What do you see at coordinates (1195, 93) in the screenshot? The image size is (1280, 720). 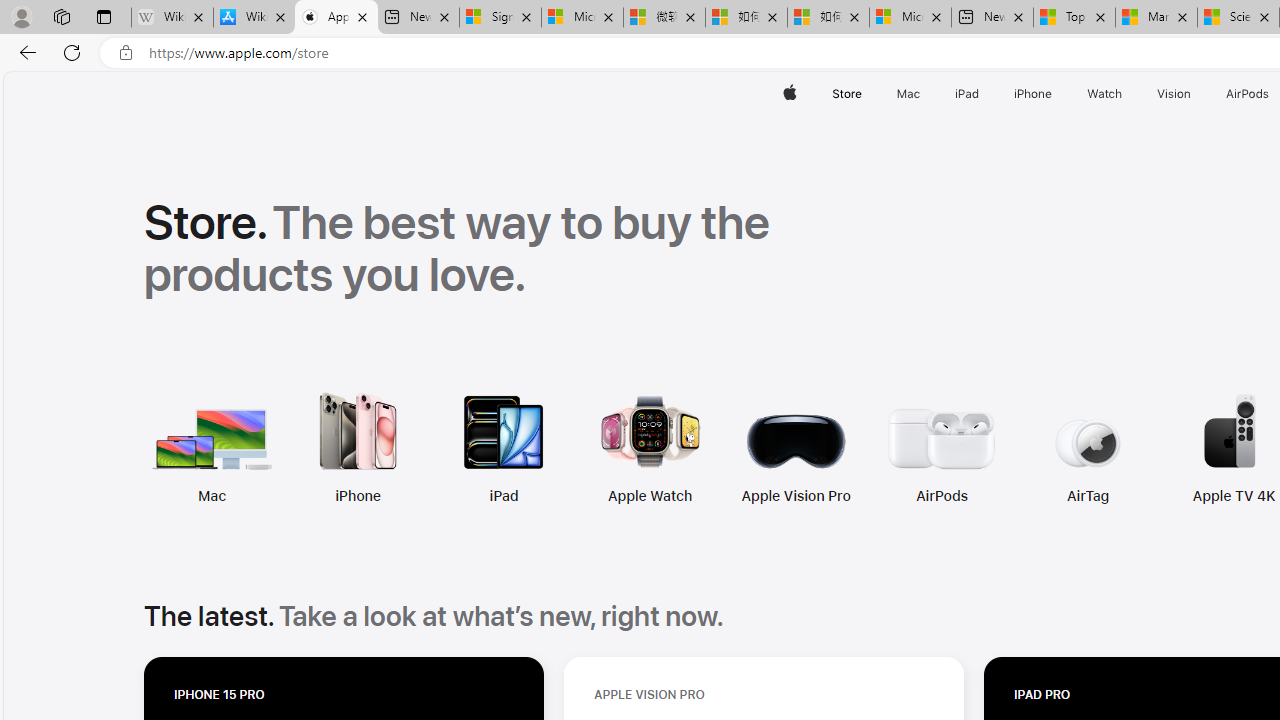 I see `'Vision menu'` at bounding box center [1195, 93].